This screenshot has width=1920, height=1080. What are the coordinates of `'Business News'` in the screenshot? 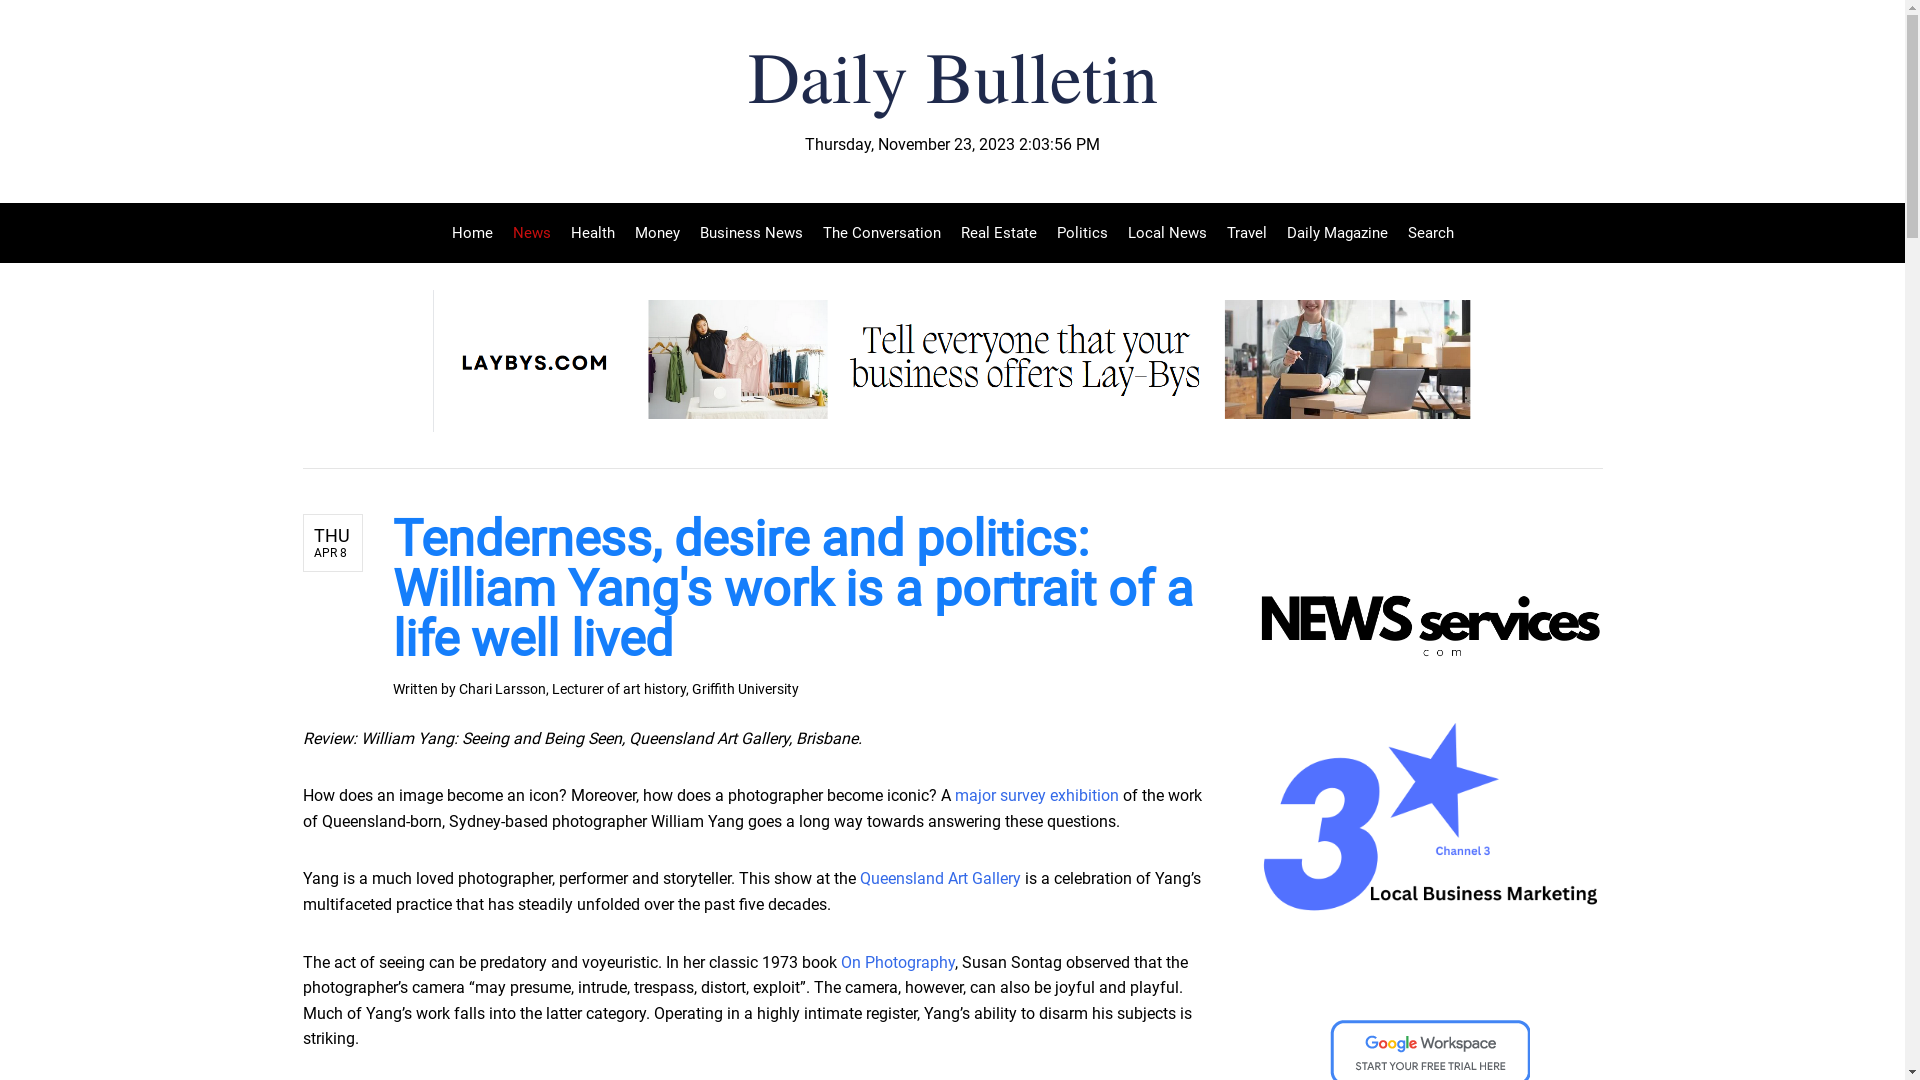 It's located at (690, 231).